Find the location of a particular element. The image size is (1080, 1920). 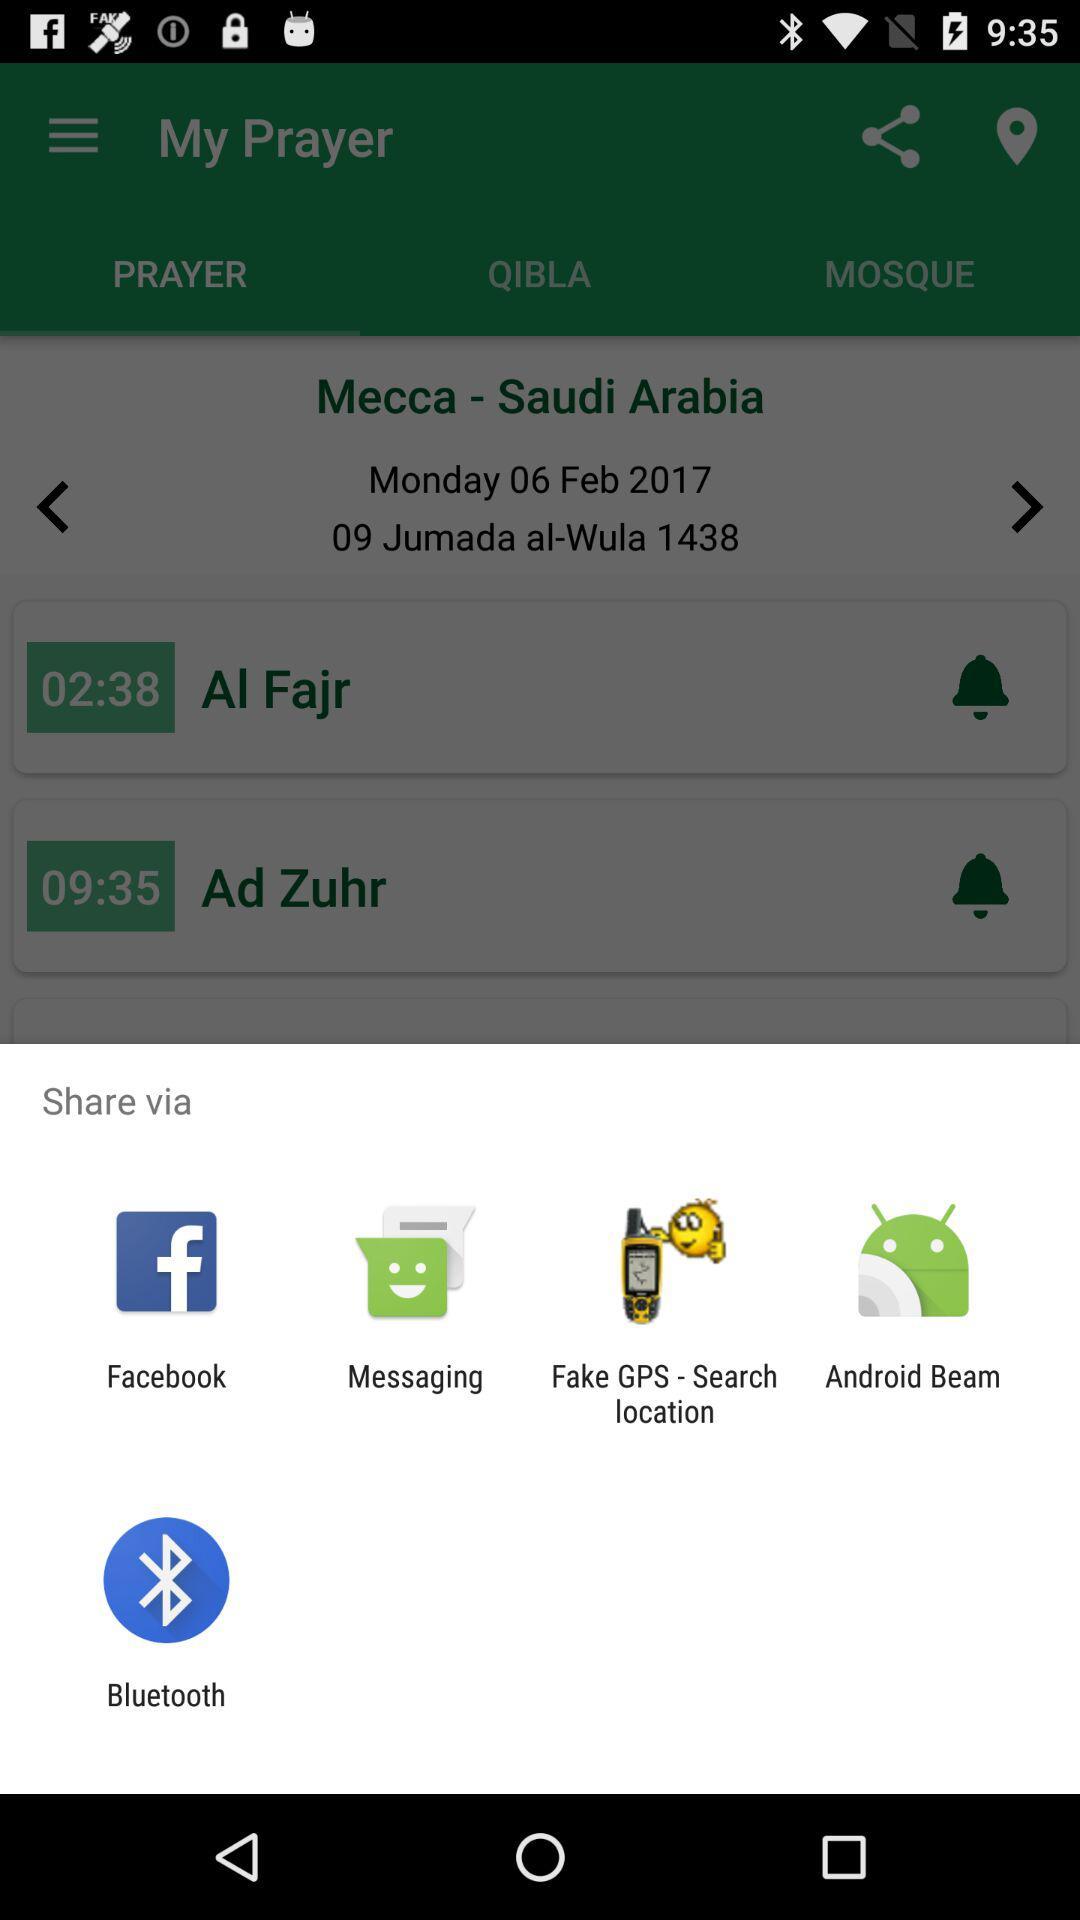

app to the right of fake gps search app is located at coordinates (913, 1392).